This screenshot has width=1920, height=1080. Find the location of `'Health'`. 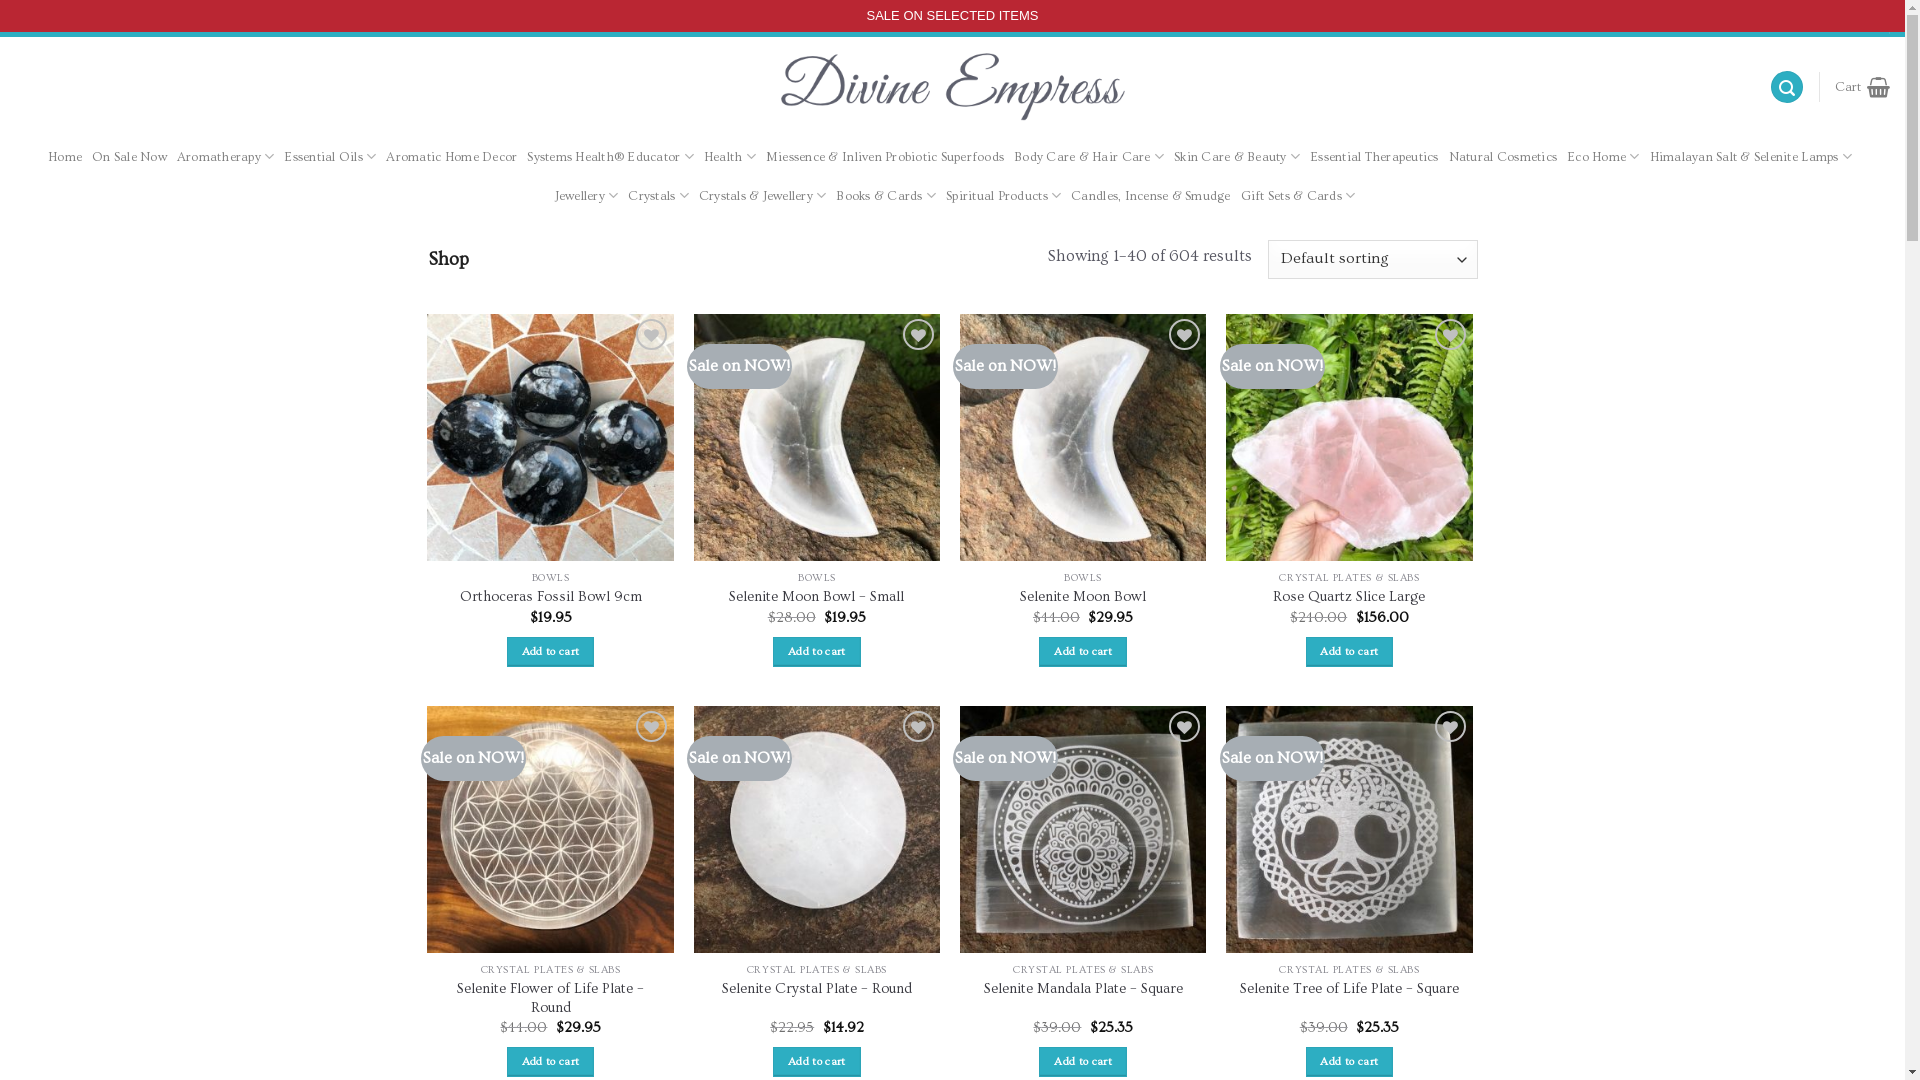

'Health' is located at coordinates (728, 155).